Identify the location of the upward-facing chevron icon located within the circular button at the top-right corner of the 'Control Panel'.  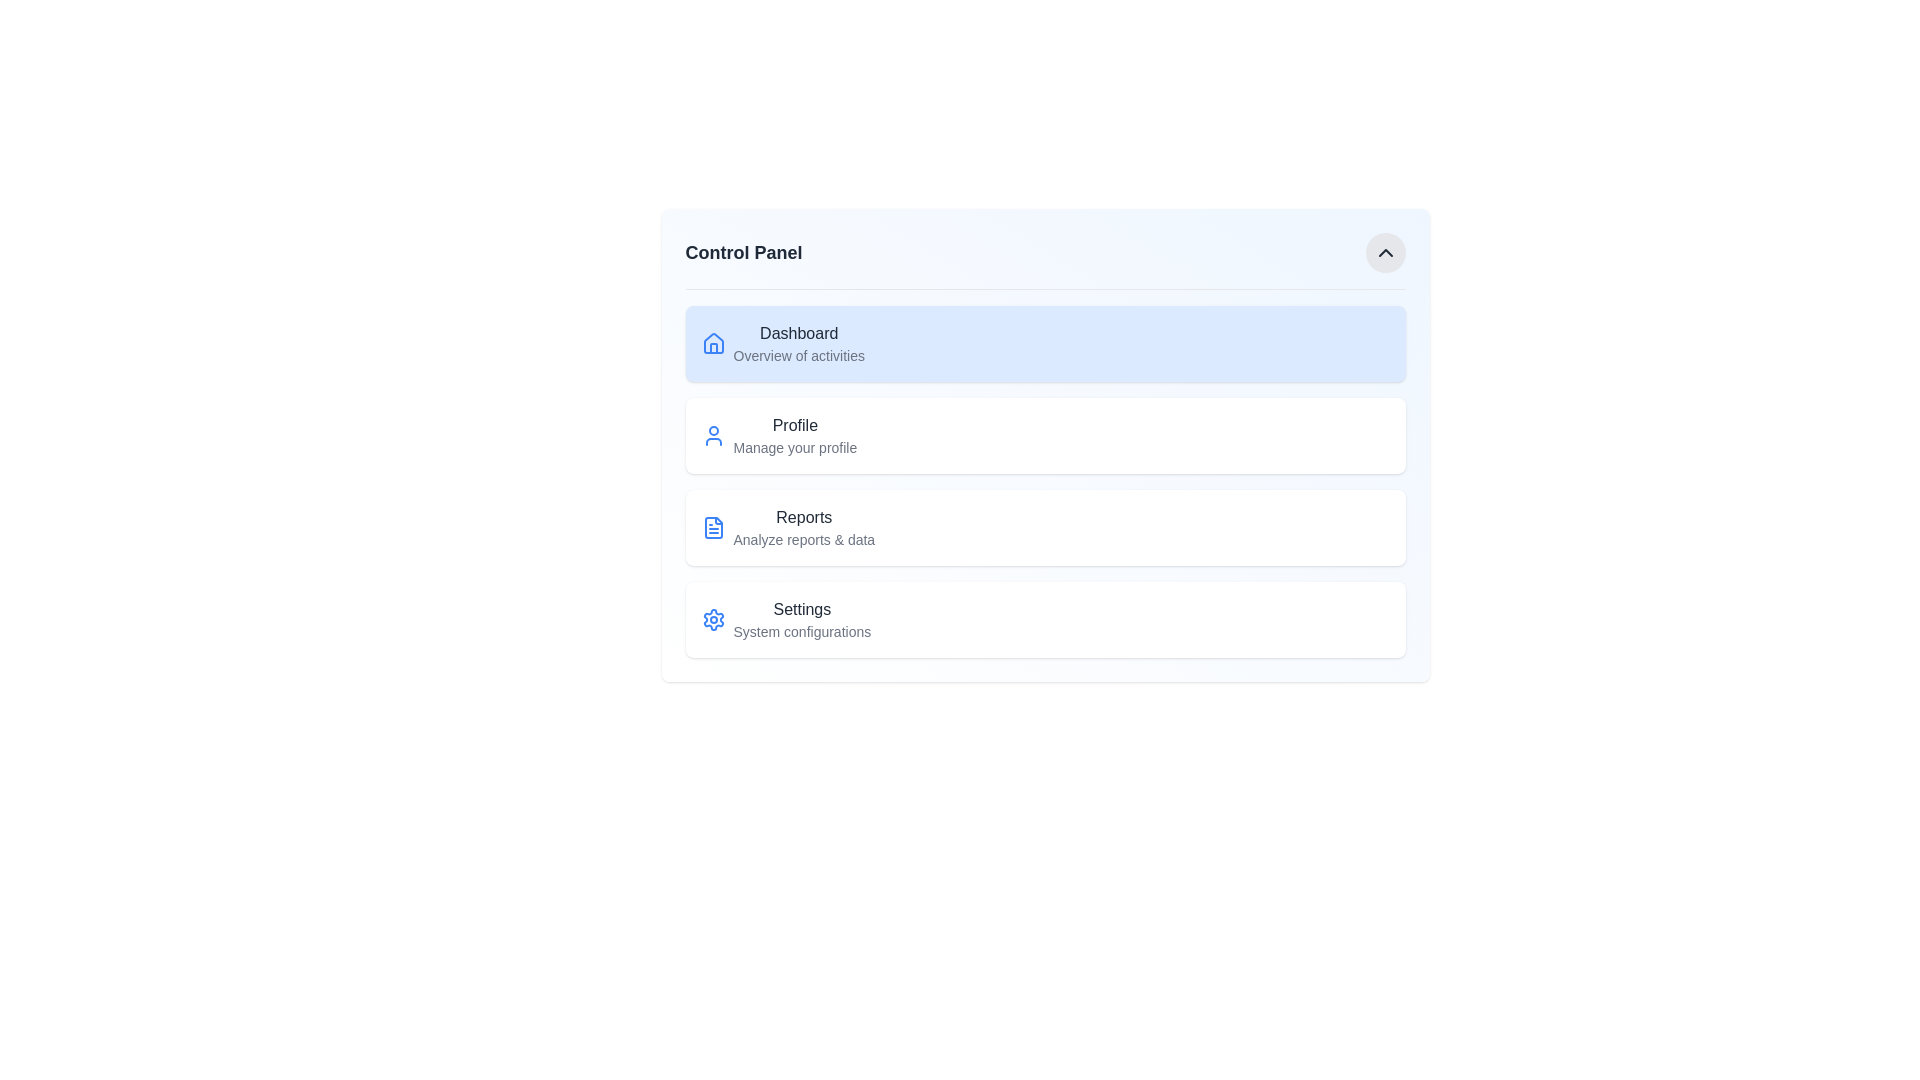
(1384, 252).